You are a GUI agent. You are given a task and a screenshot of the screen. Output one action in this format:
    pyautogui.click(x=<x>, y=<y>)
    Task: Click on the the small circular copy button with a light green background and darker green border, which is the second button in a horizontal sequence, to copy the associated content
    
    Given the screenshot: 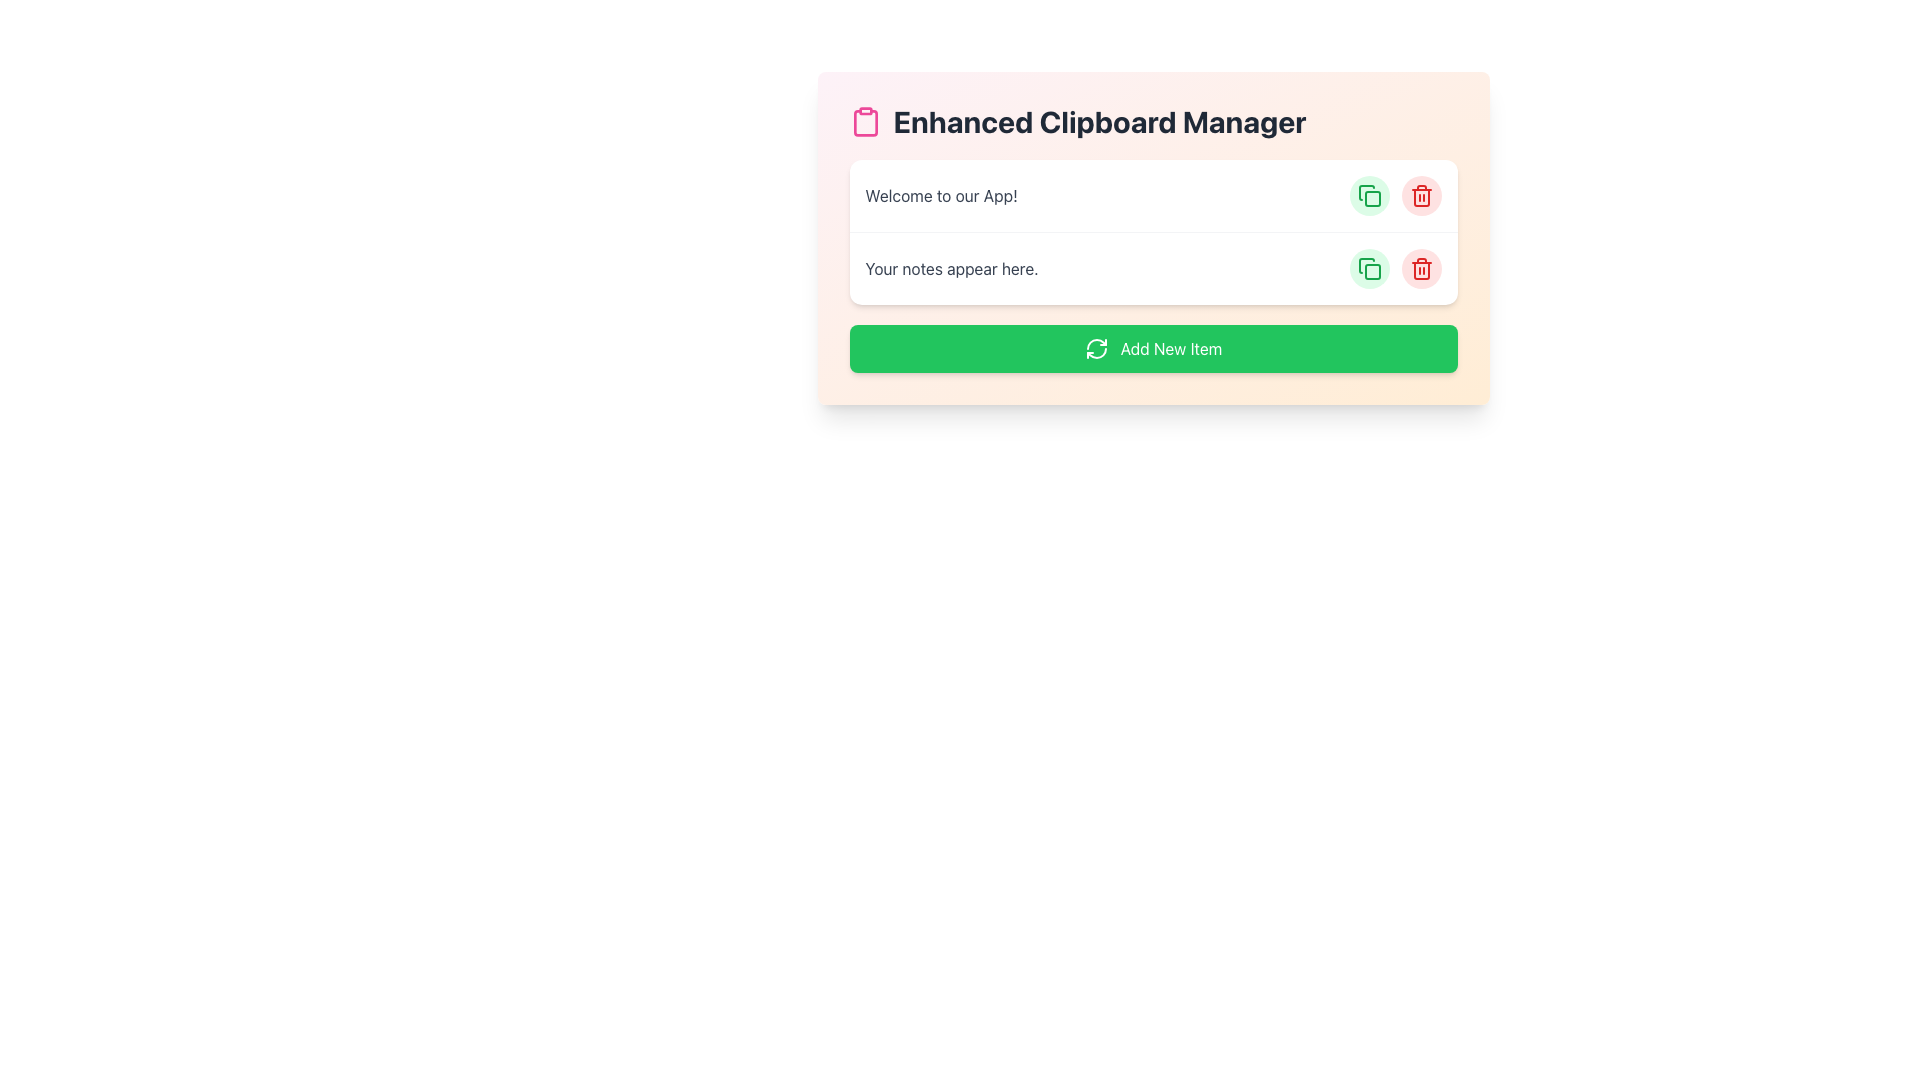 What is the action you would take?
    pyautogui.click(x=1368, y=268)
    